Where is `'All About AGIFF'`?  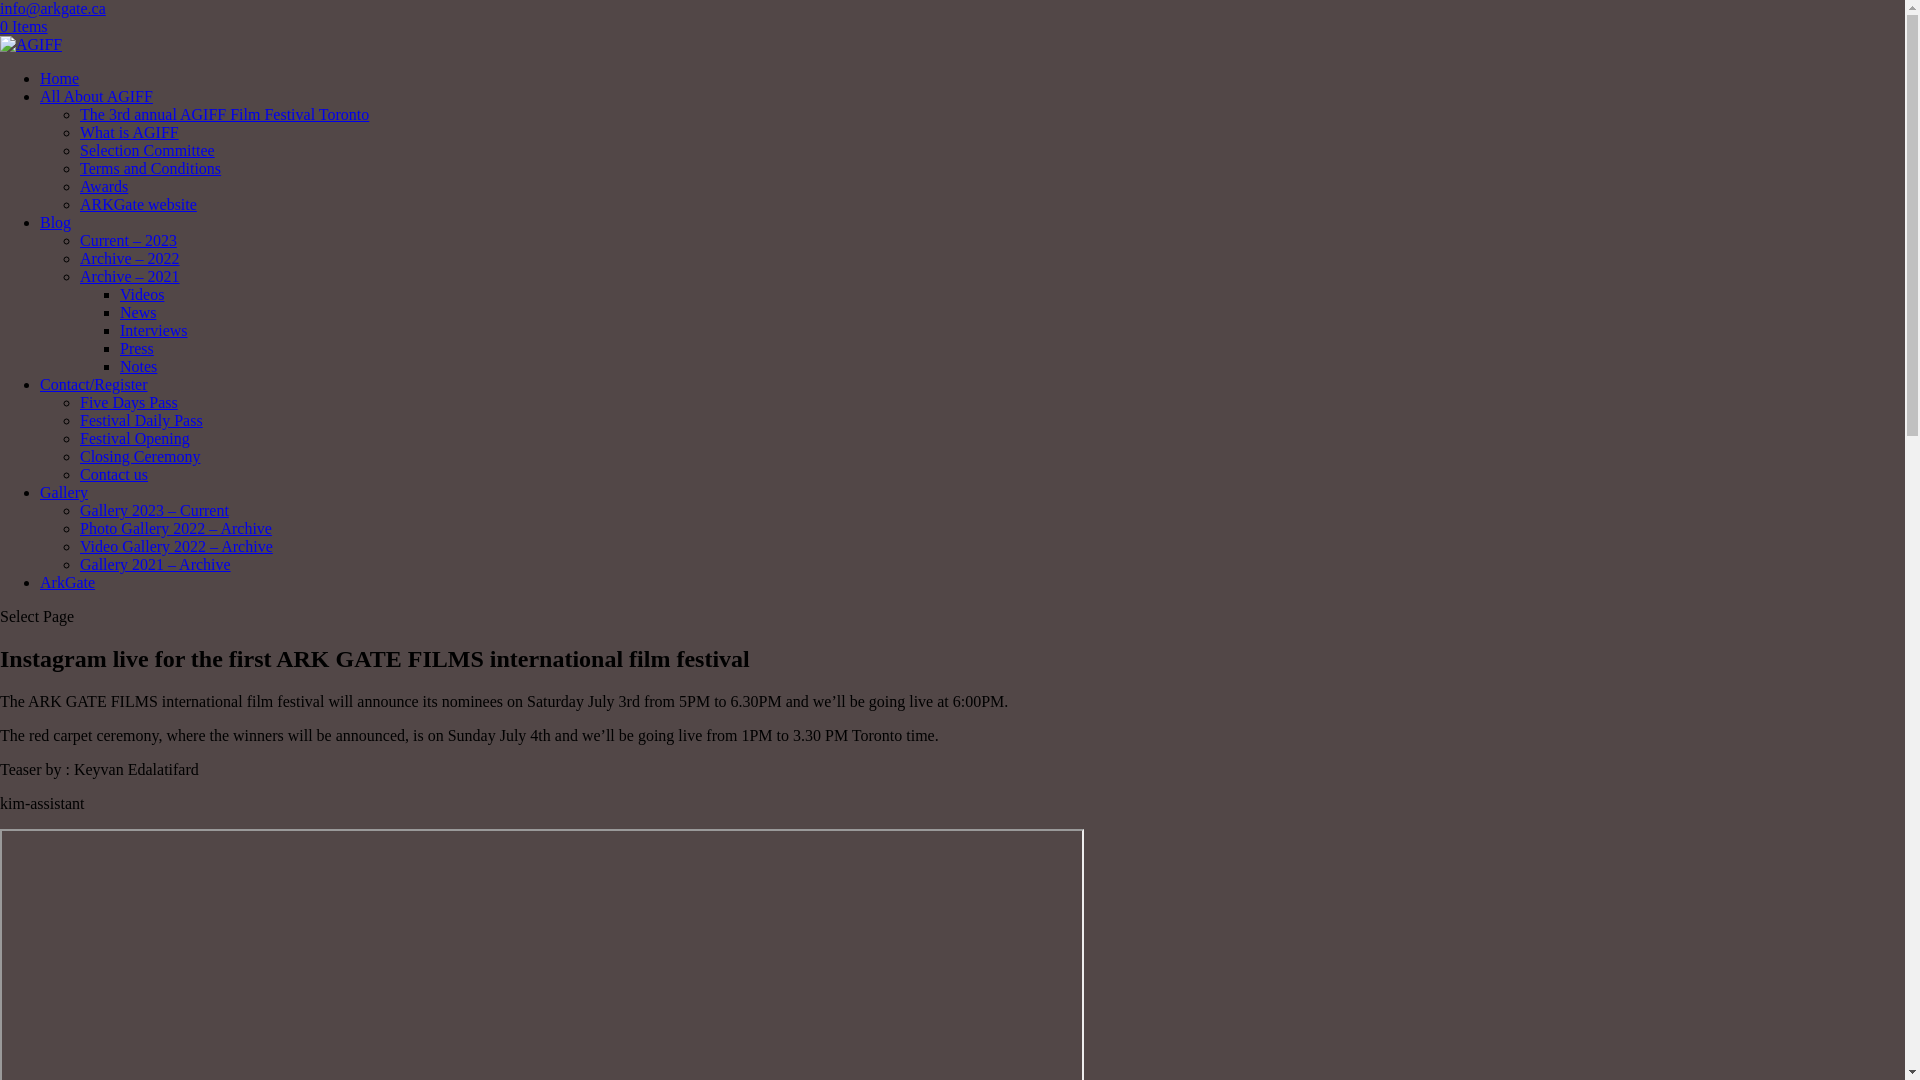
'All About AGIFF' is located at coordinates (95, 96).